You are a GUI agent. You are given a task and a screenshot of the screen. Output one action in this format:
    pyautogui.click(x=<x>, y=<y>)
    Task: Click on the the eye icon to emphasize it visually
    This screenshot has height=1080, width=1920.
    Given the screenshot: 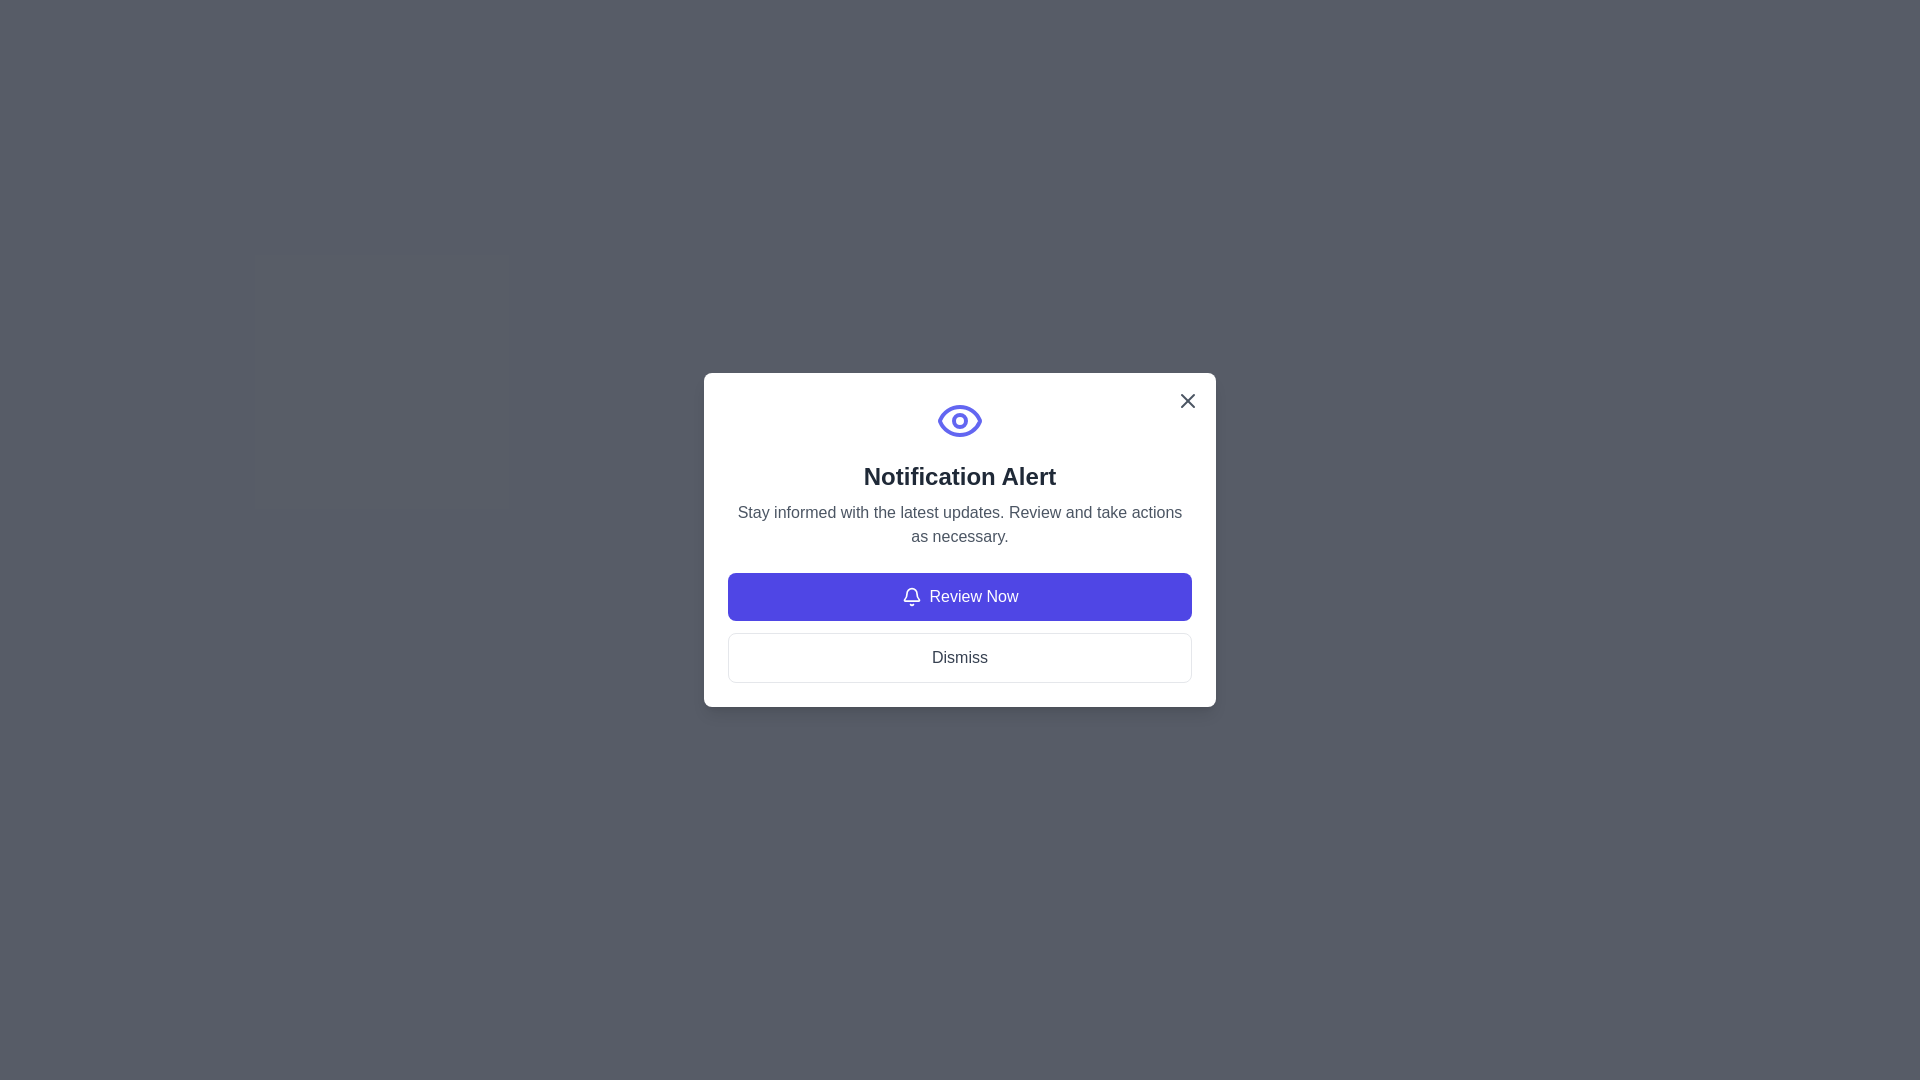 What is the action you would take?
    pyautogui.click(x=960, y=419)
    